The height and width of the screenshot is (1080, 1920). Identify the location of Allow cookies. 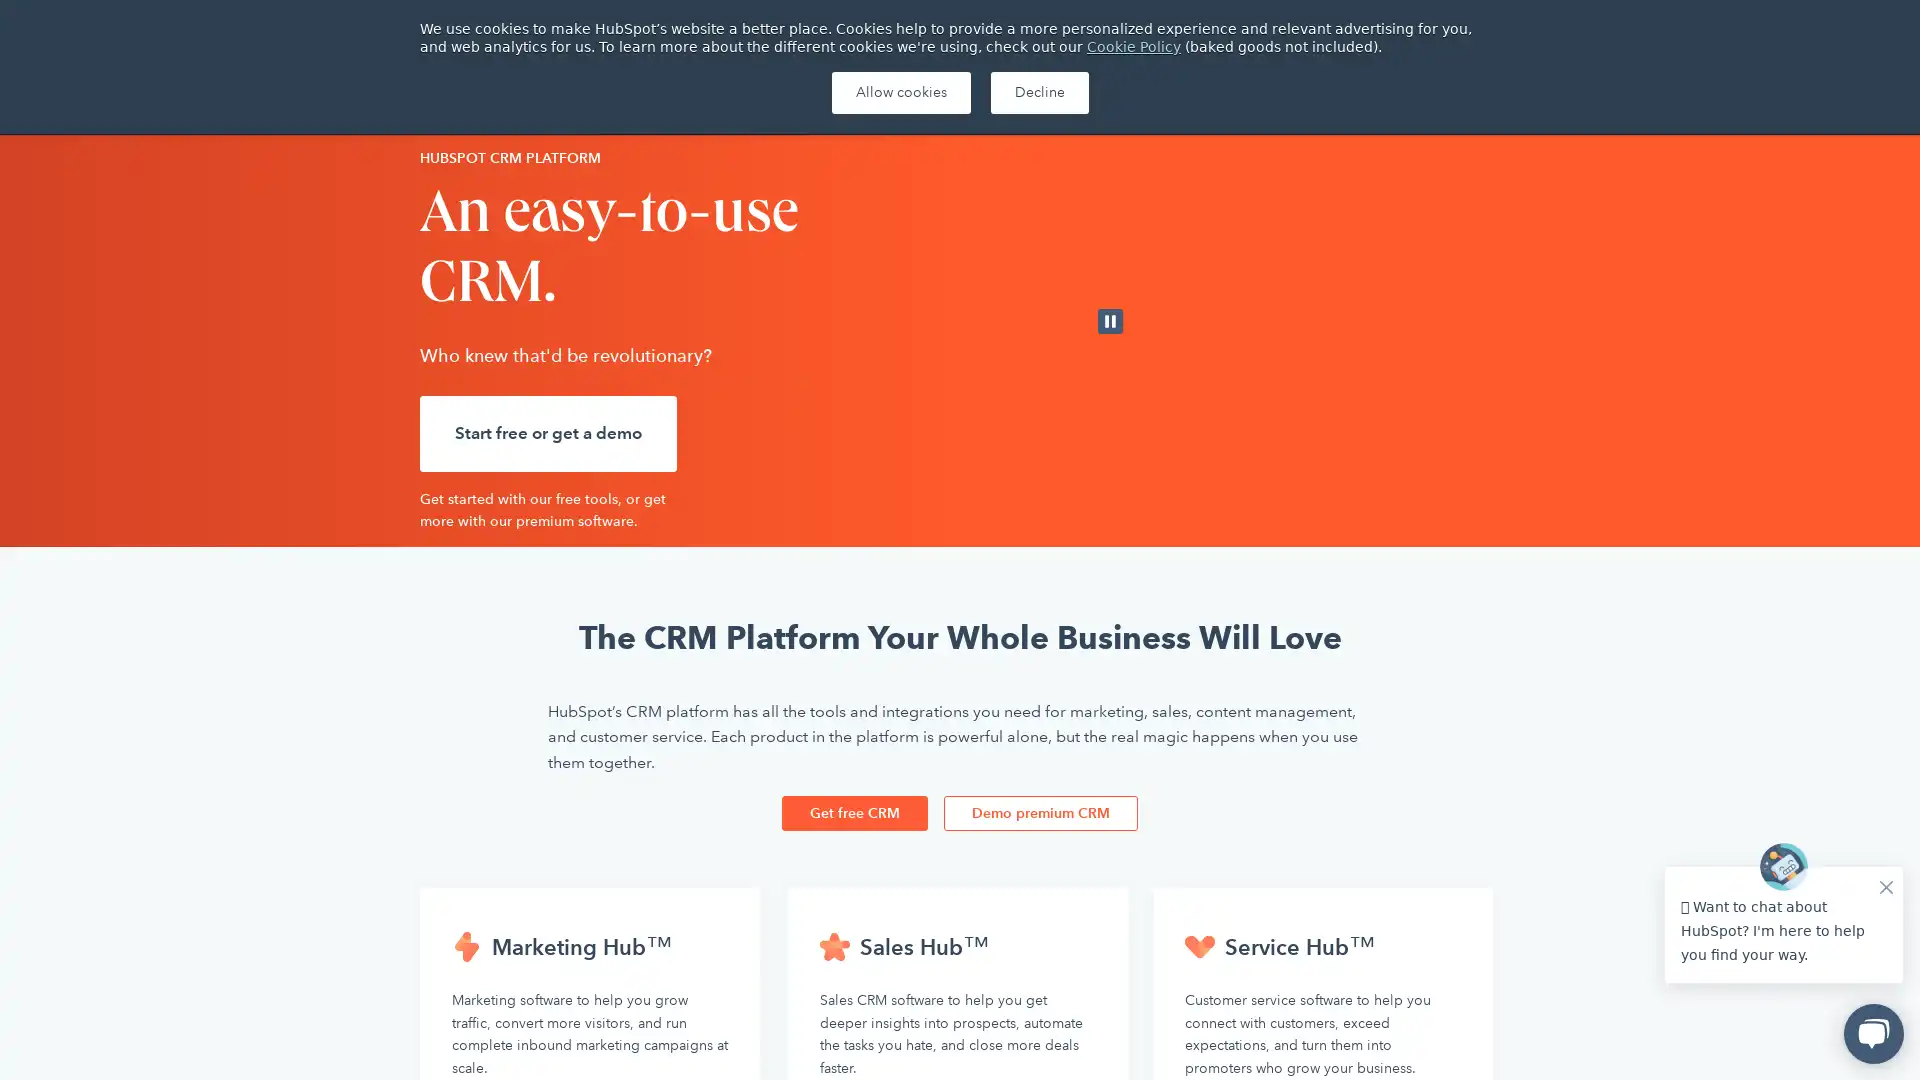
(899, 92).